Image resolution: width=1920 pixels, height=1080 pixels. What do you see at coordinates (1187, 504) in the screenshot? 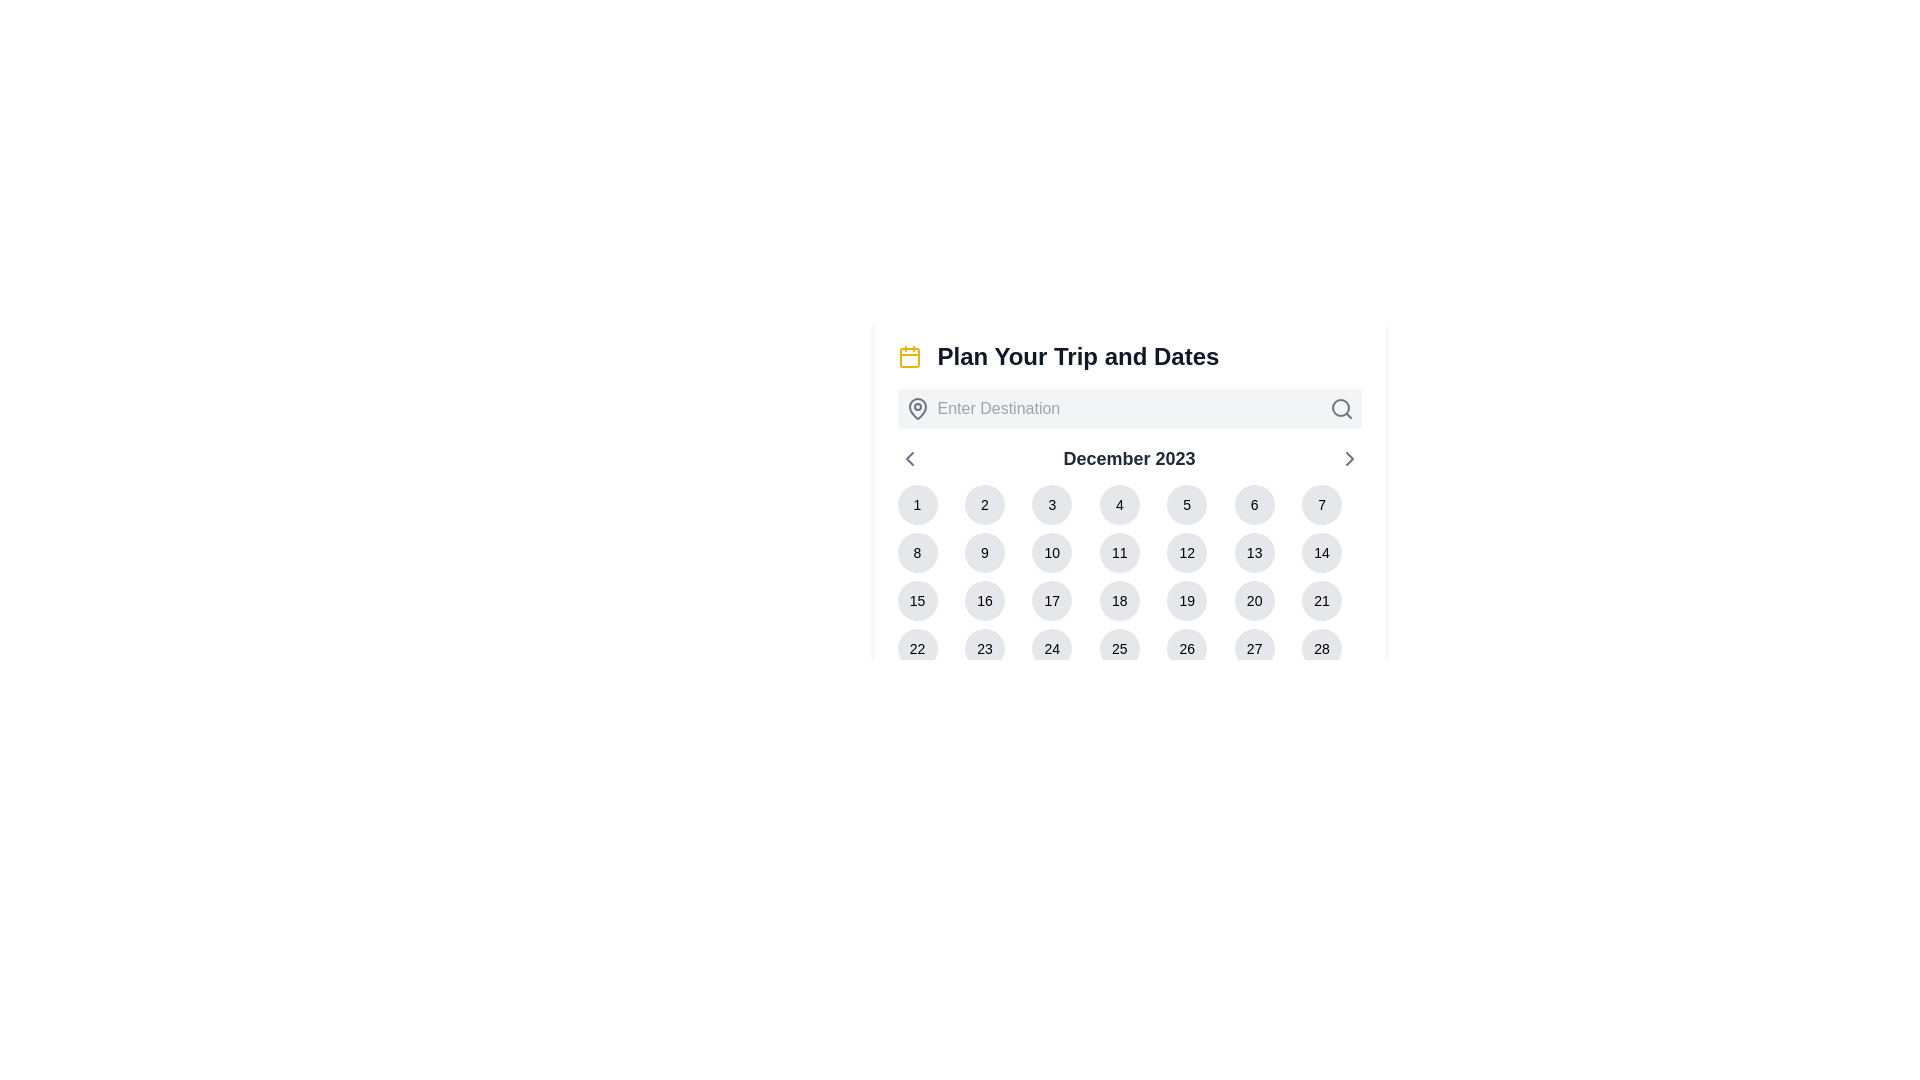
I see `the button representing the date '5th' in the December 2023 calendar` at bounding box center [1187, 504].